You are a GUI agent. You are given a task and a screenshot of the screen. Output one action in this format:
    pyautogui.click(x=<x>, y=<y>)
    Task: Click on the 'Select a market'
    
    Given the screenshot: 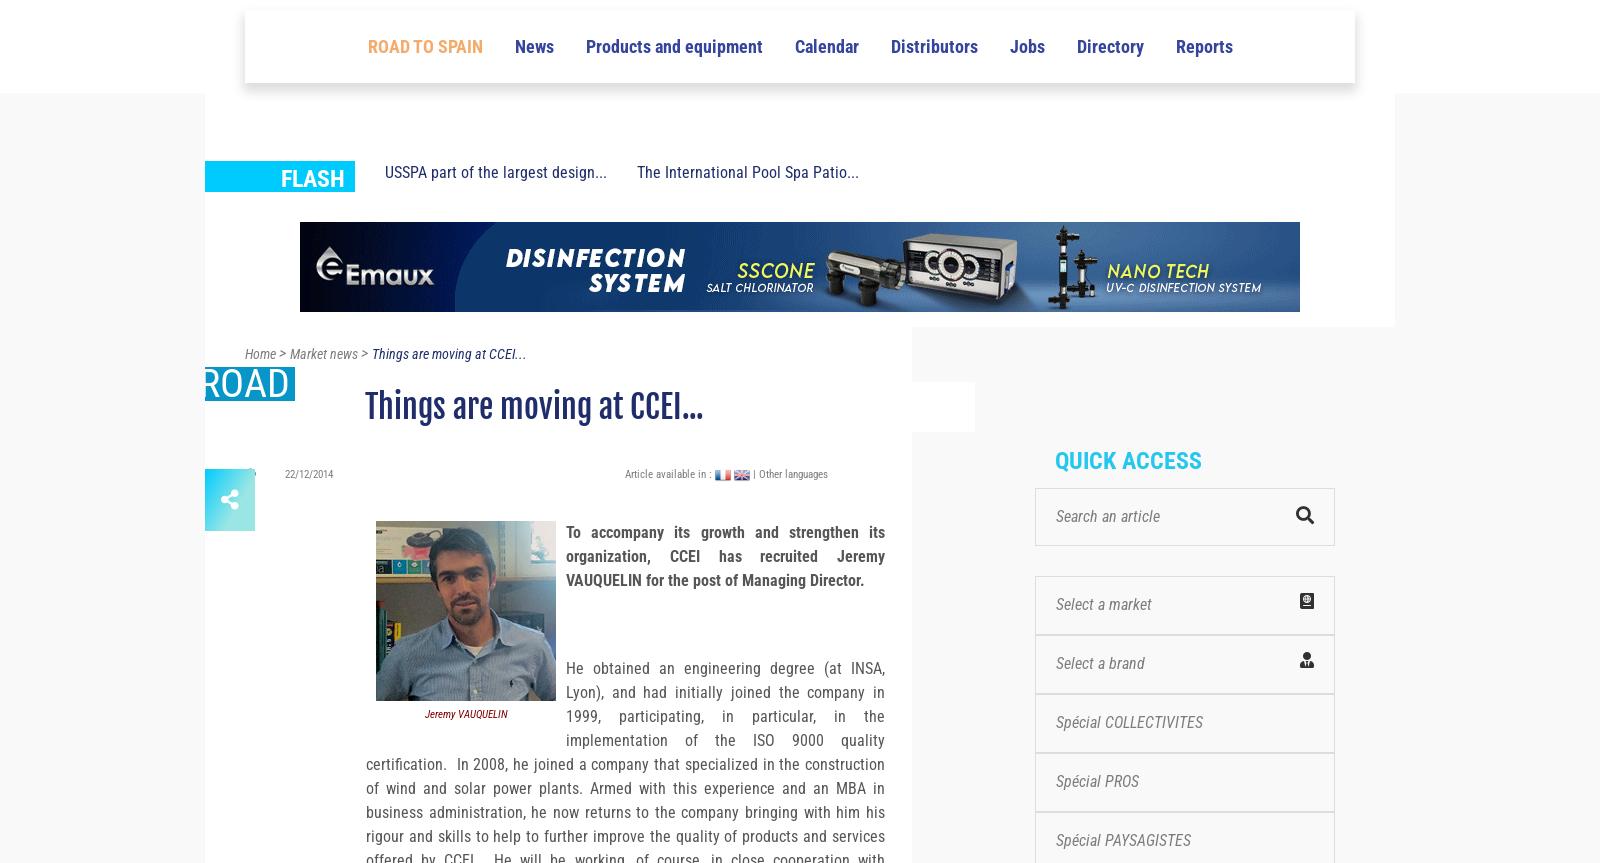 What is the action you would take?
    pyautogui.click(x=1104, y=639)
    